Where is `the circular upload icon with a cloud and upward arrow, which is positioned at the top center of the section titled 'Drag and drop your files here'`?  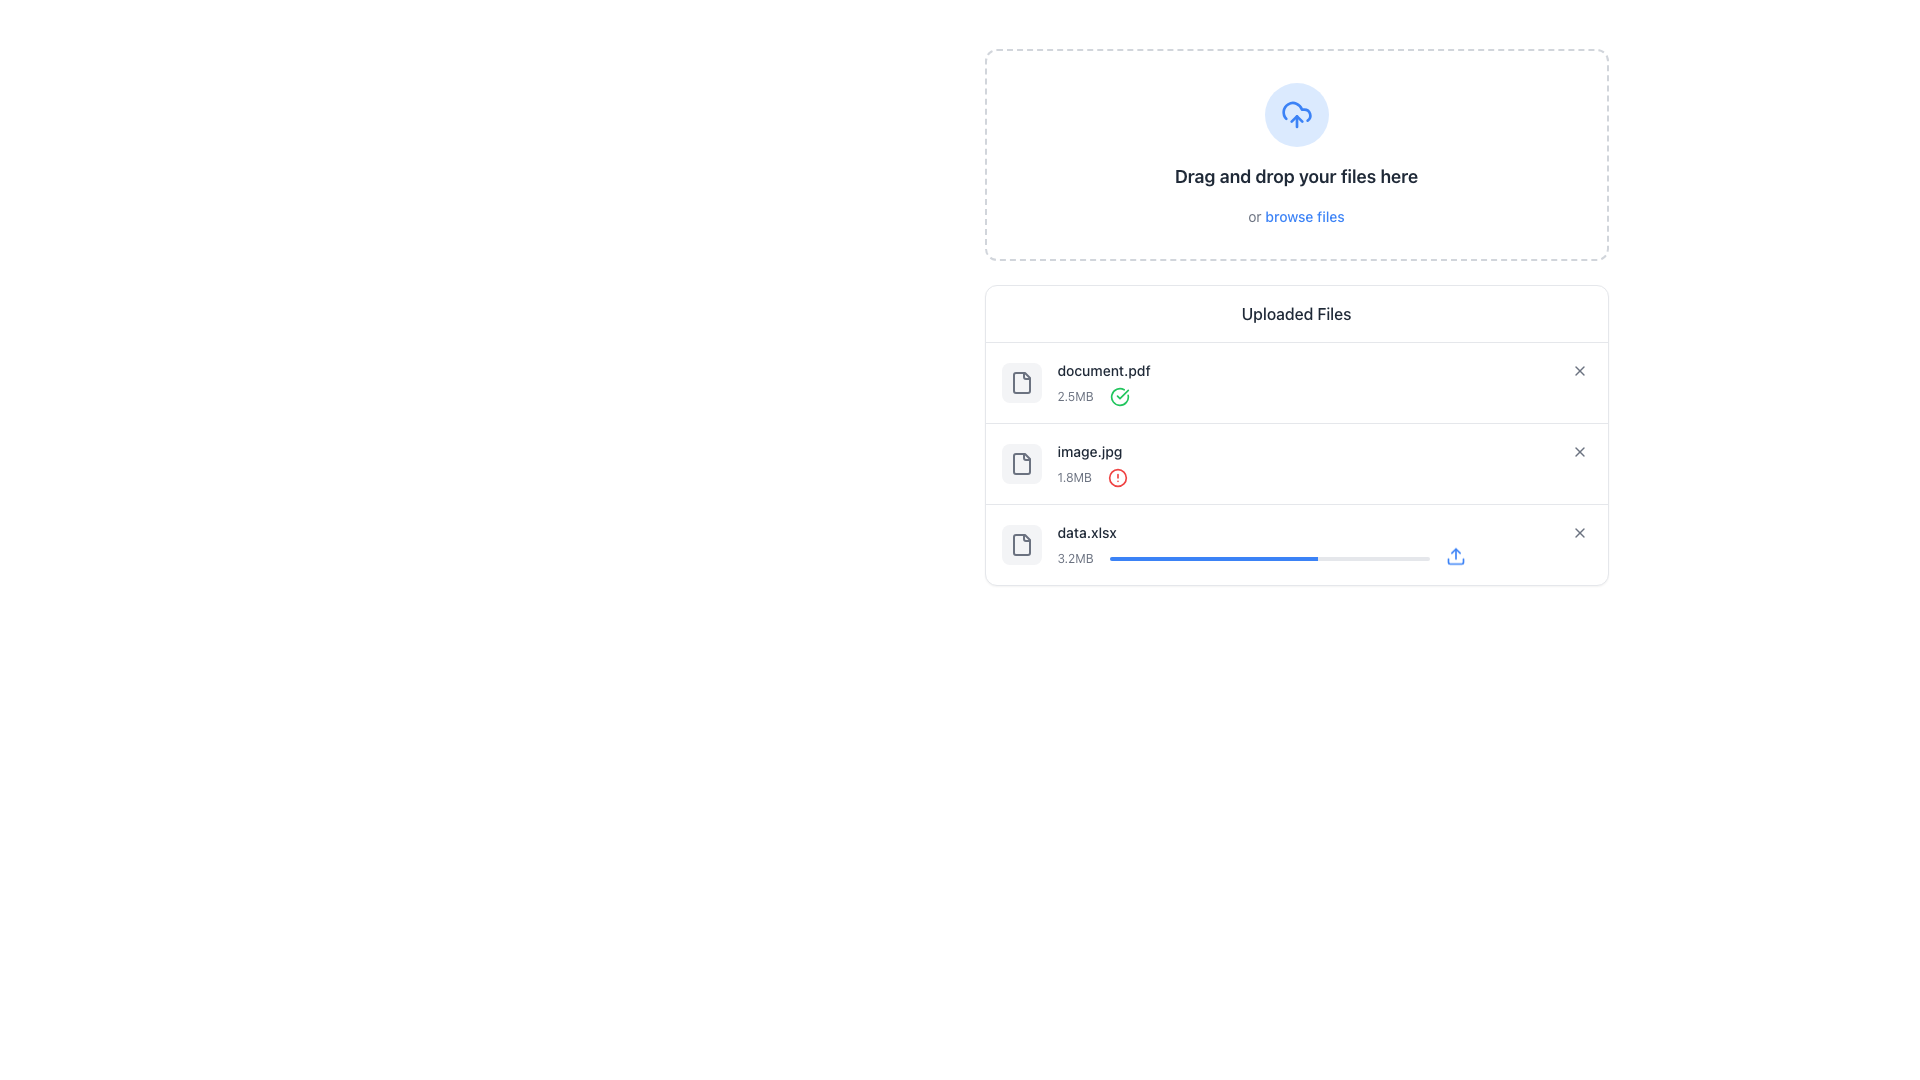 the circular upload icon with a cloud and upward arrow, which is positioned at the top center of the section titled 'Drag and drop your files here' is located at coordinates (1296, 115).